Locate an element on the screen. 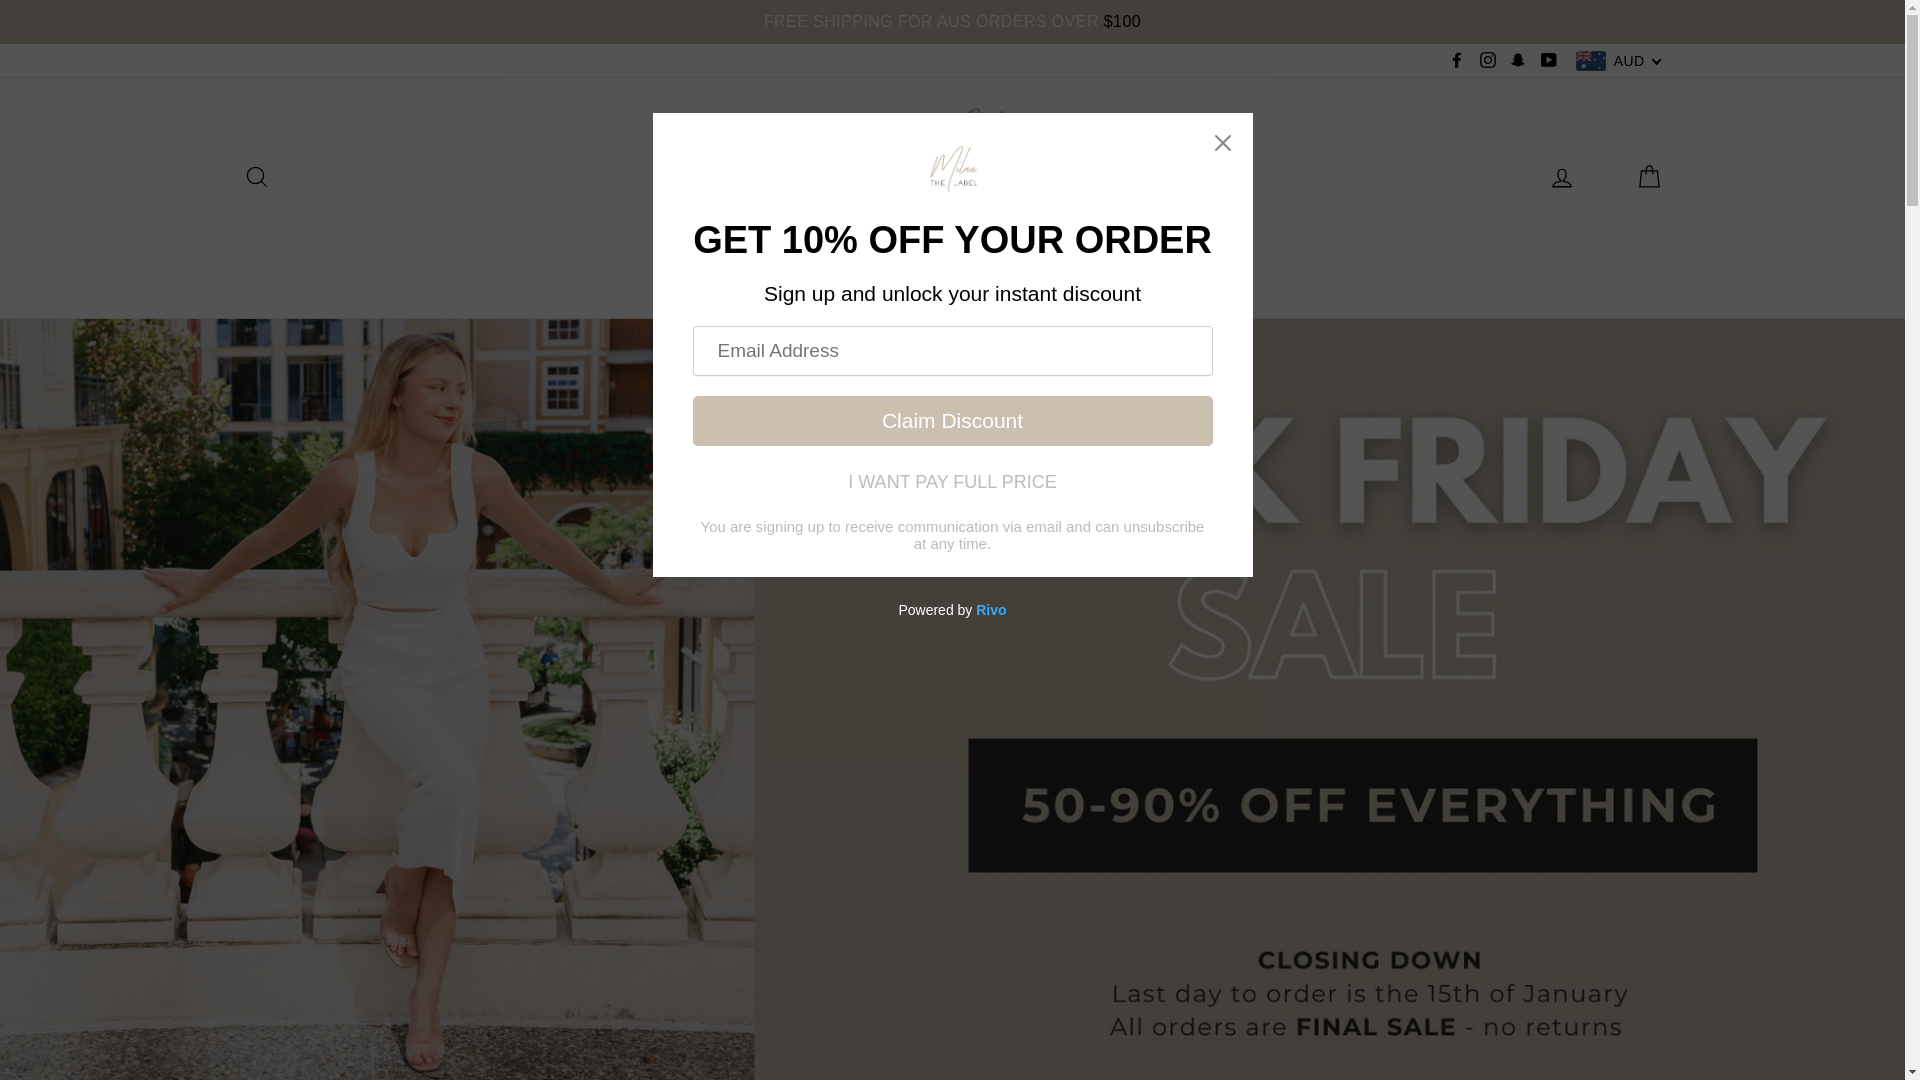 The image size is (1920, 1080). 'Cart' is located at coordinates (1647, 174).